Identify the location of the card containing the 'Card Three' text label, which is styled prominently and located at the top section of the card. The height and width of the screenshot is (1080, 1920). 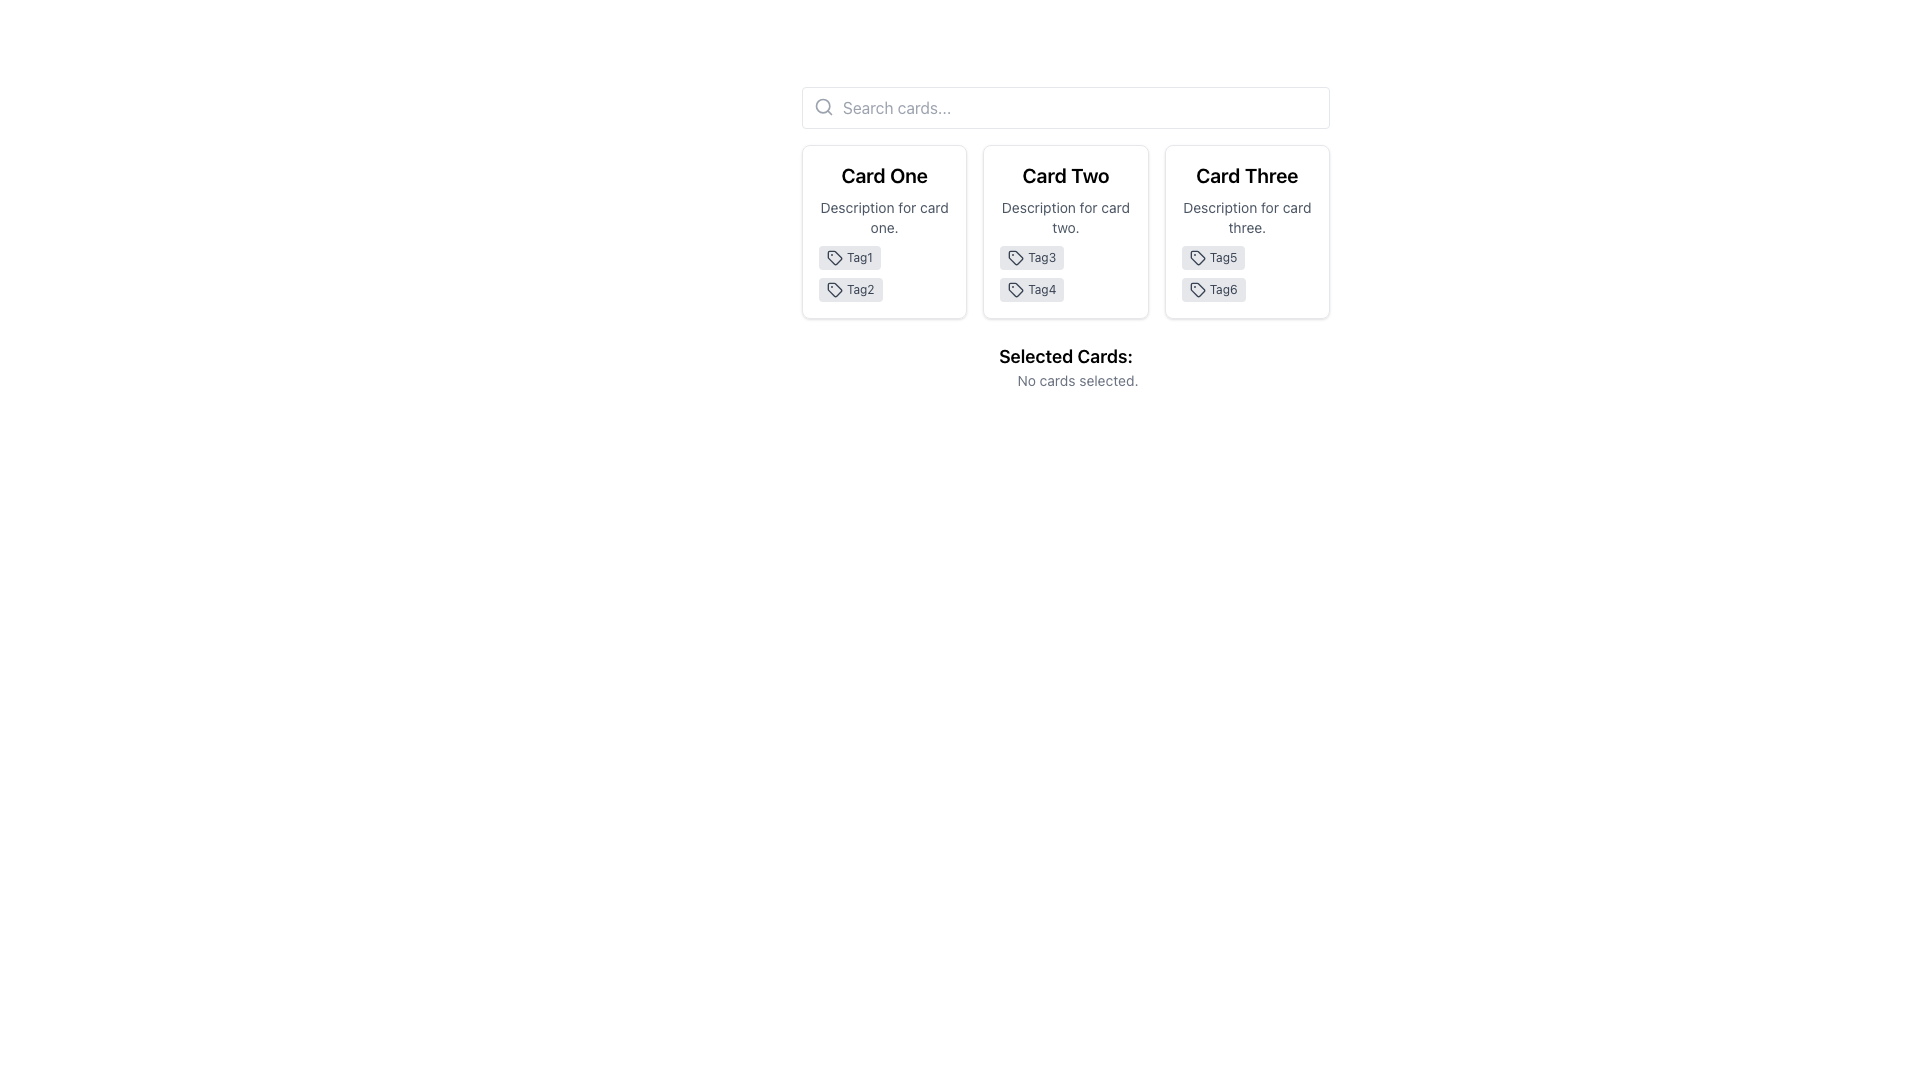
(1246, 175).